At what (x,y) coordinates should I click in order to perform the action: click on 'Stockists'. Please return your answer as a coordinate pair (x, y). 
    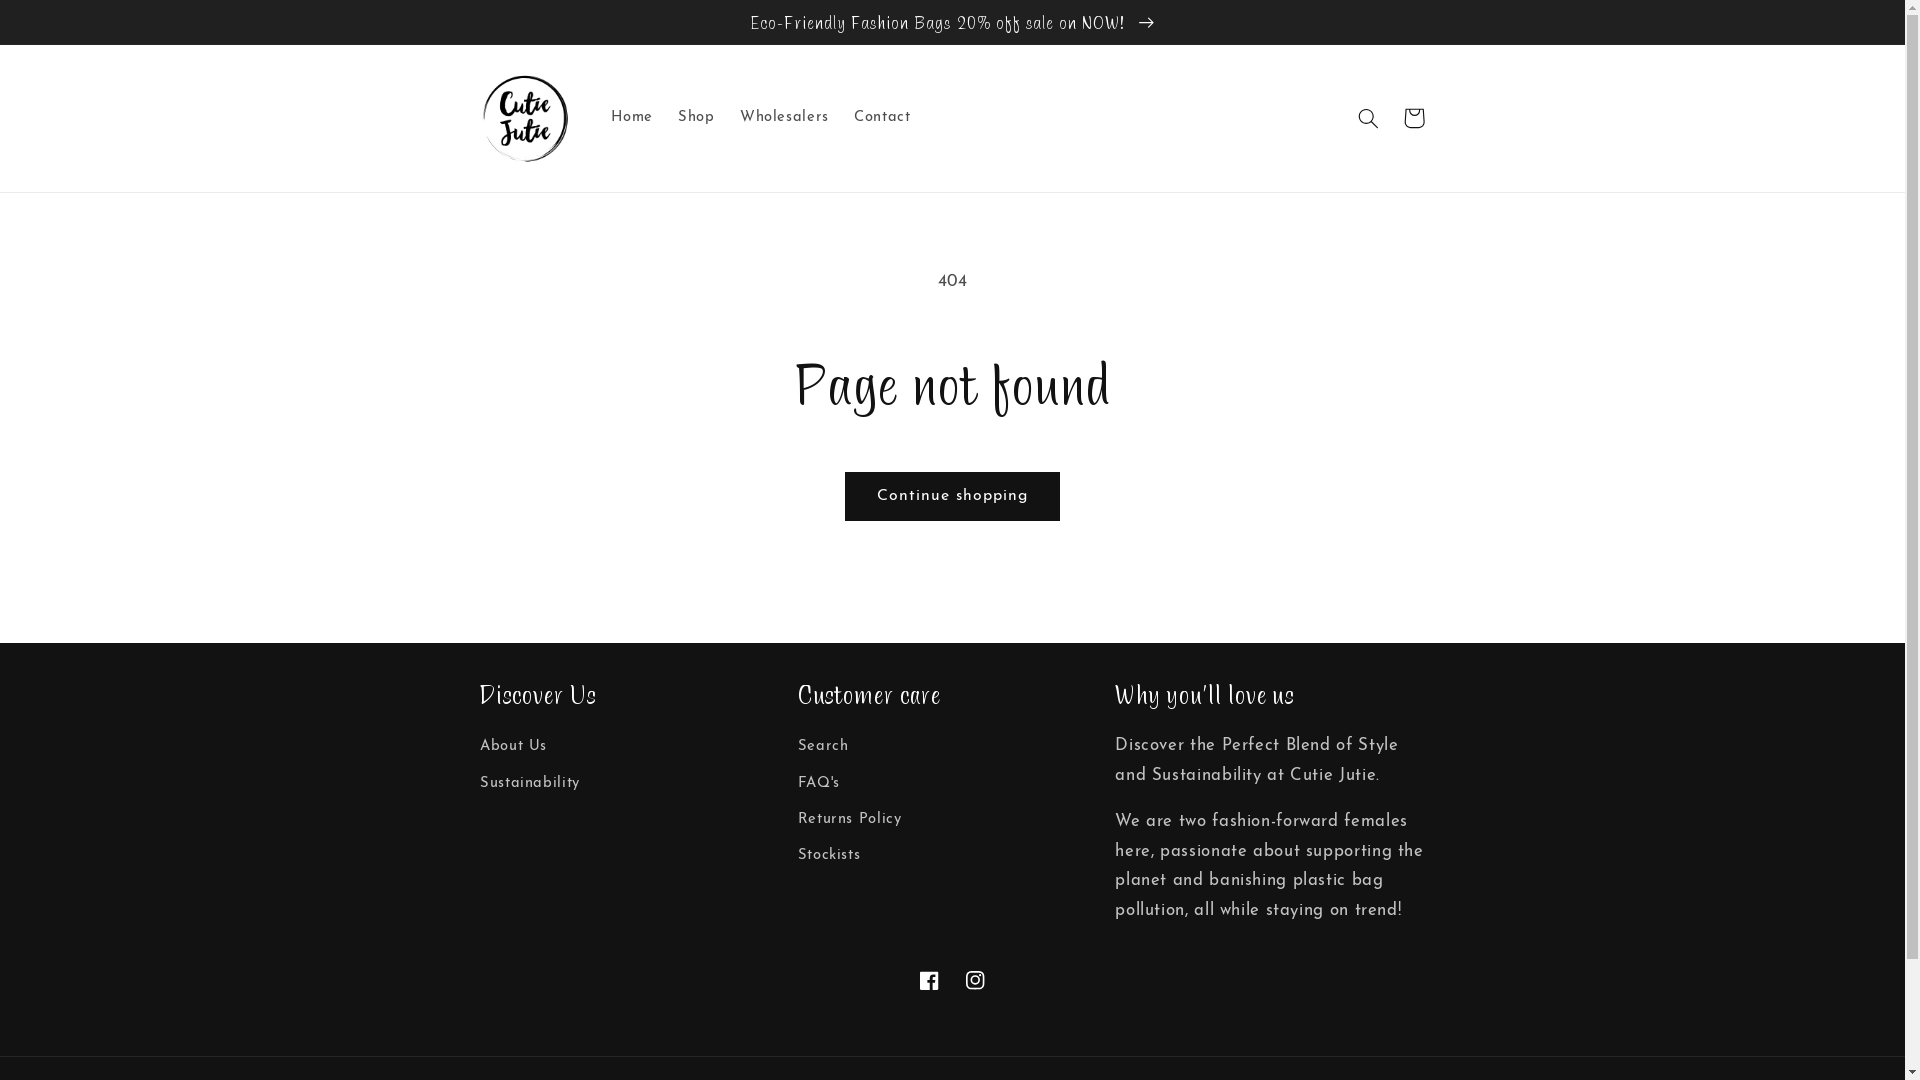
    Looking at the image, I should click on (829, 855).